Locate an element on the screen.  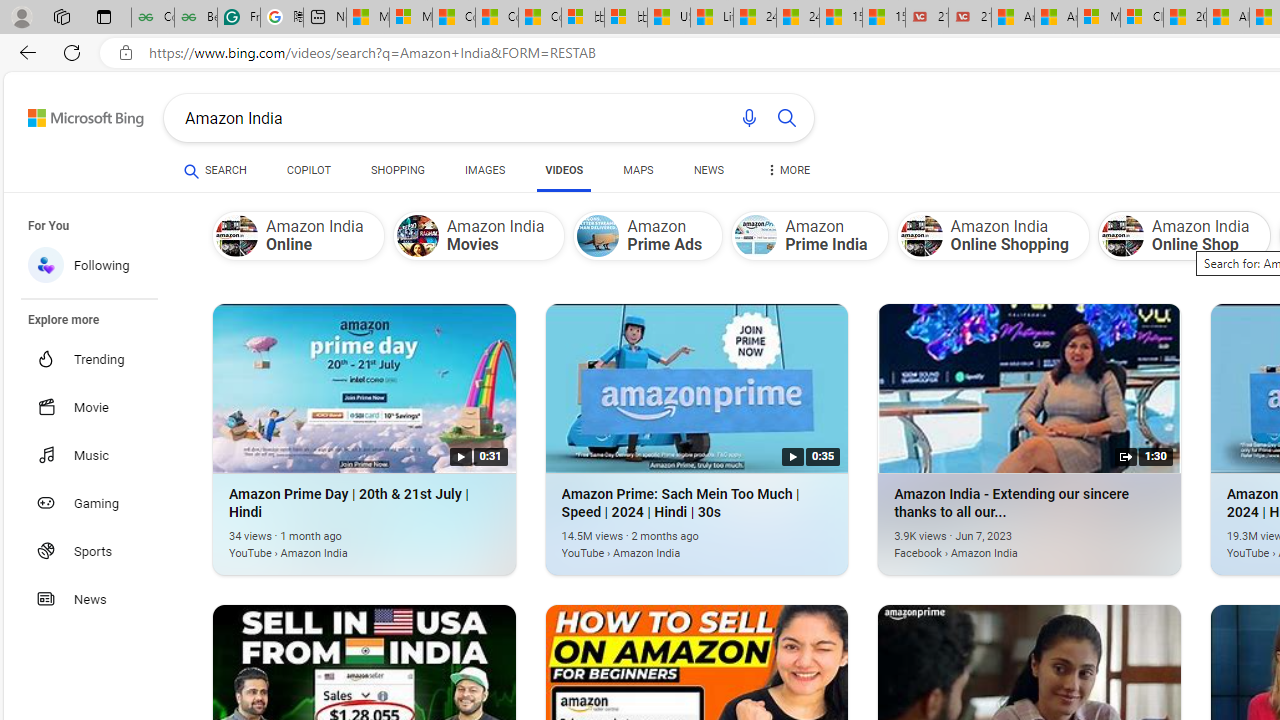
'MAPS' is located at coordinates (637, 172).